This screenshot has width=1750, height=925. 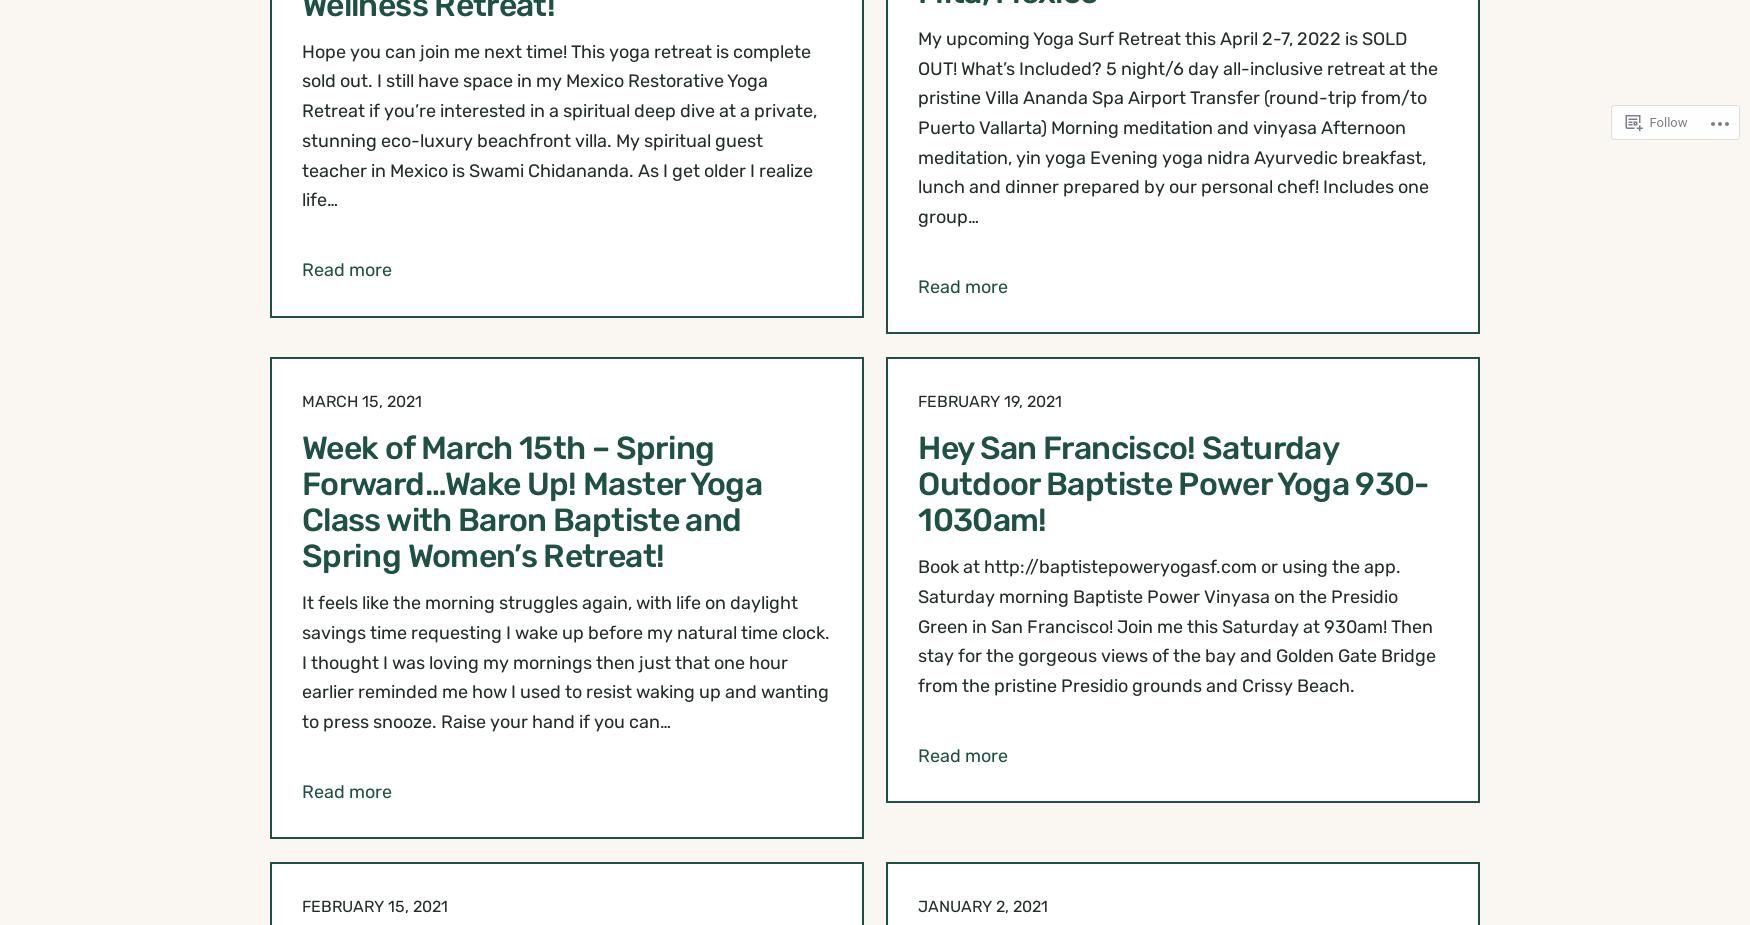 I want to click on 'Week of March 15th – Spring Forward…Wake Up! Master Yoga Class with Baron Baptiste and Spring Women’s Retreat!', so click(x=531, y=501).